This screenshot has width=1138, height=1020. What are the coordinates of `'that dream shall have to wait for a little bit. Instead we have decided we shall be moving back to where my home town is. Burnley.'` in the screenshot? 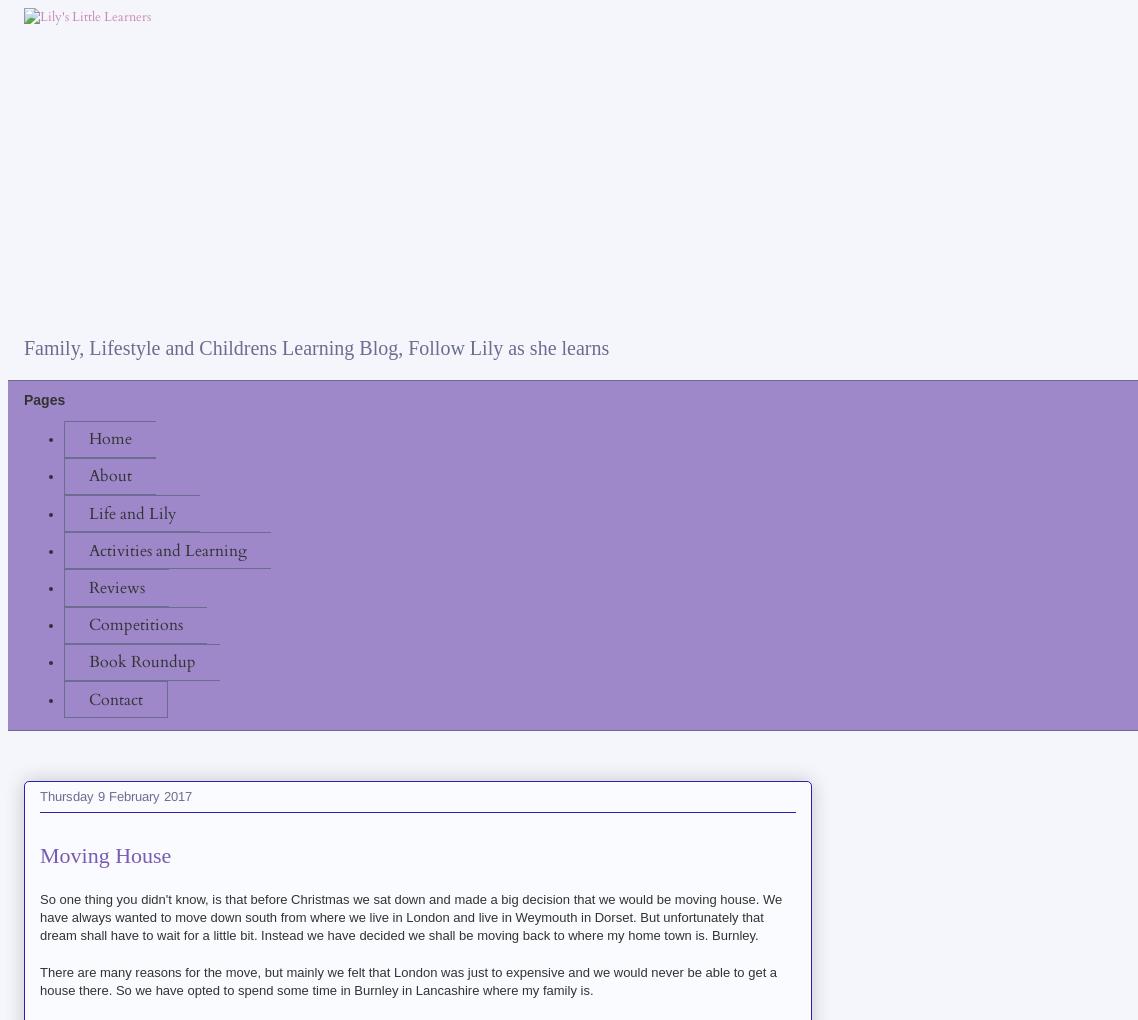 It's located at (39, 926).